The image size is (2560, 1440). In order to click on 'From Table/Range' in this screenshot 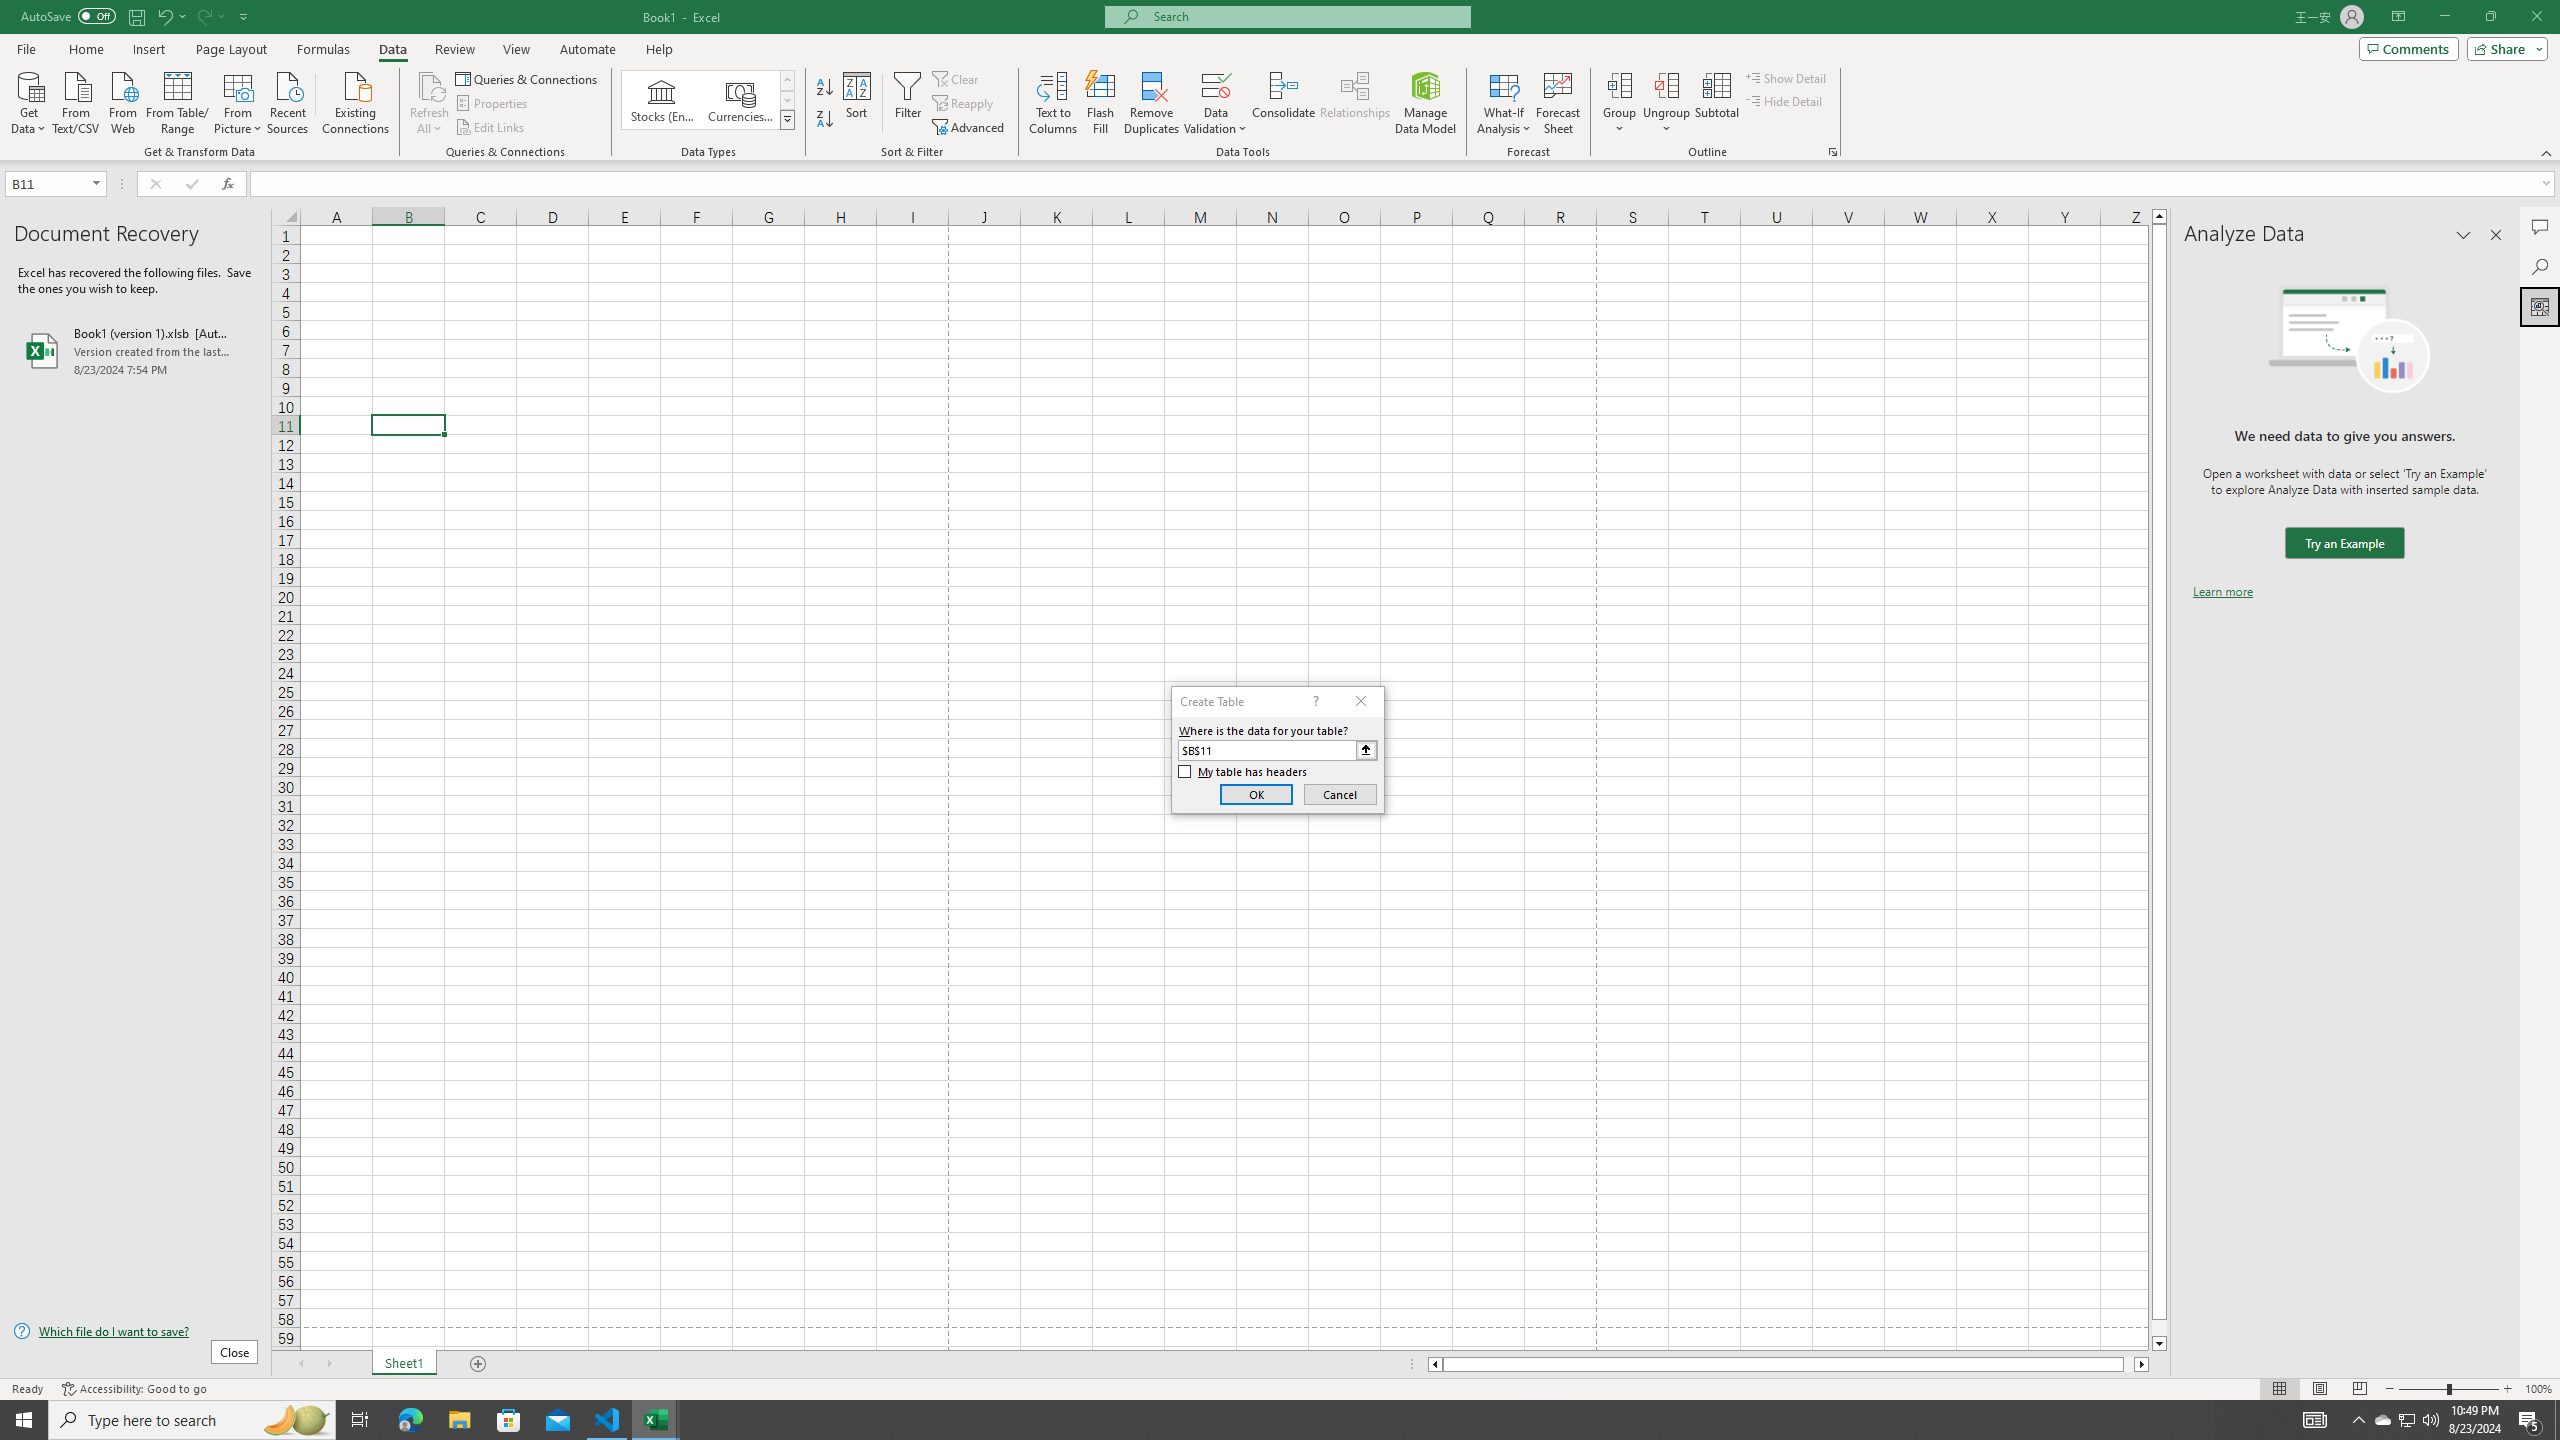, I will do `click(176, 100)`.